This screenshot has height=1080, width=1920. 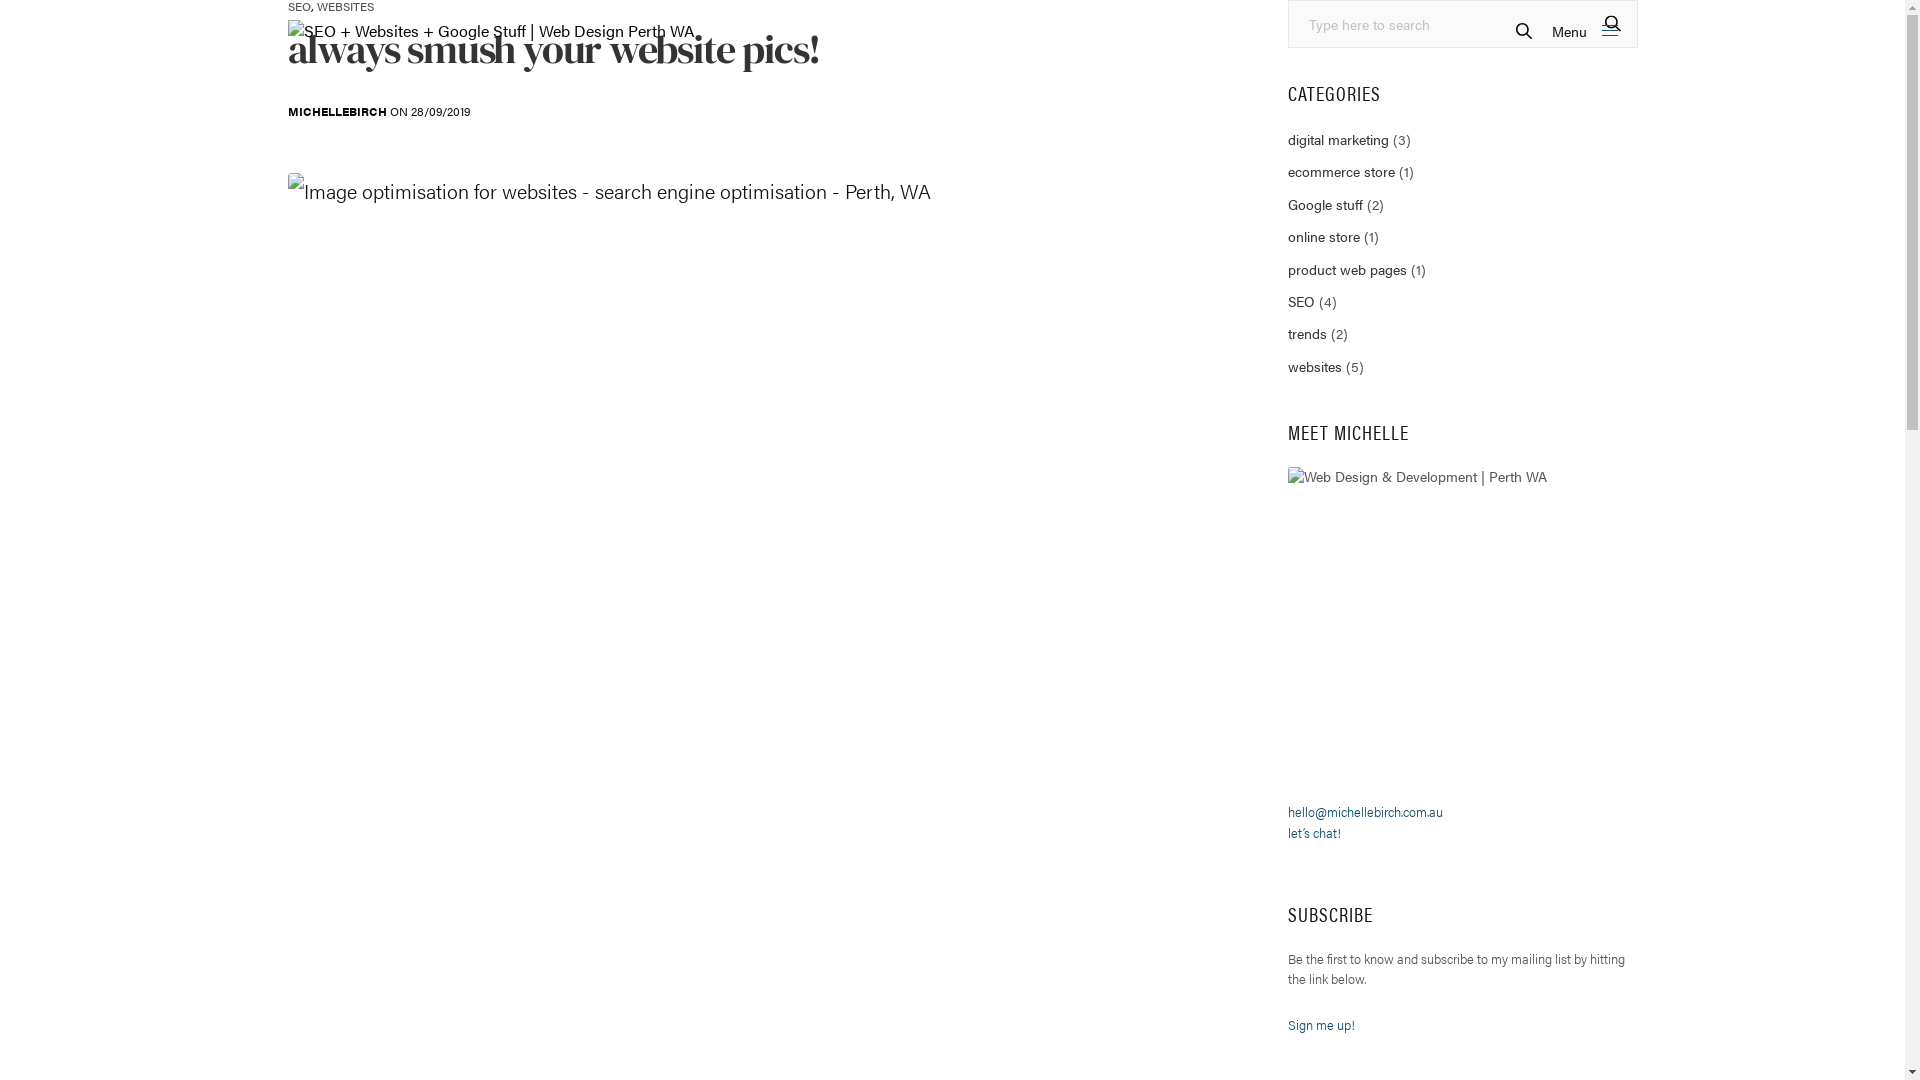 What do you see at coordinates (1287, 234) in the screenshot?
I see `'online store'` at bounding box center [1287, 234].